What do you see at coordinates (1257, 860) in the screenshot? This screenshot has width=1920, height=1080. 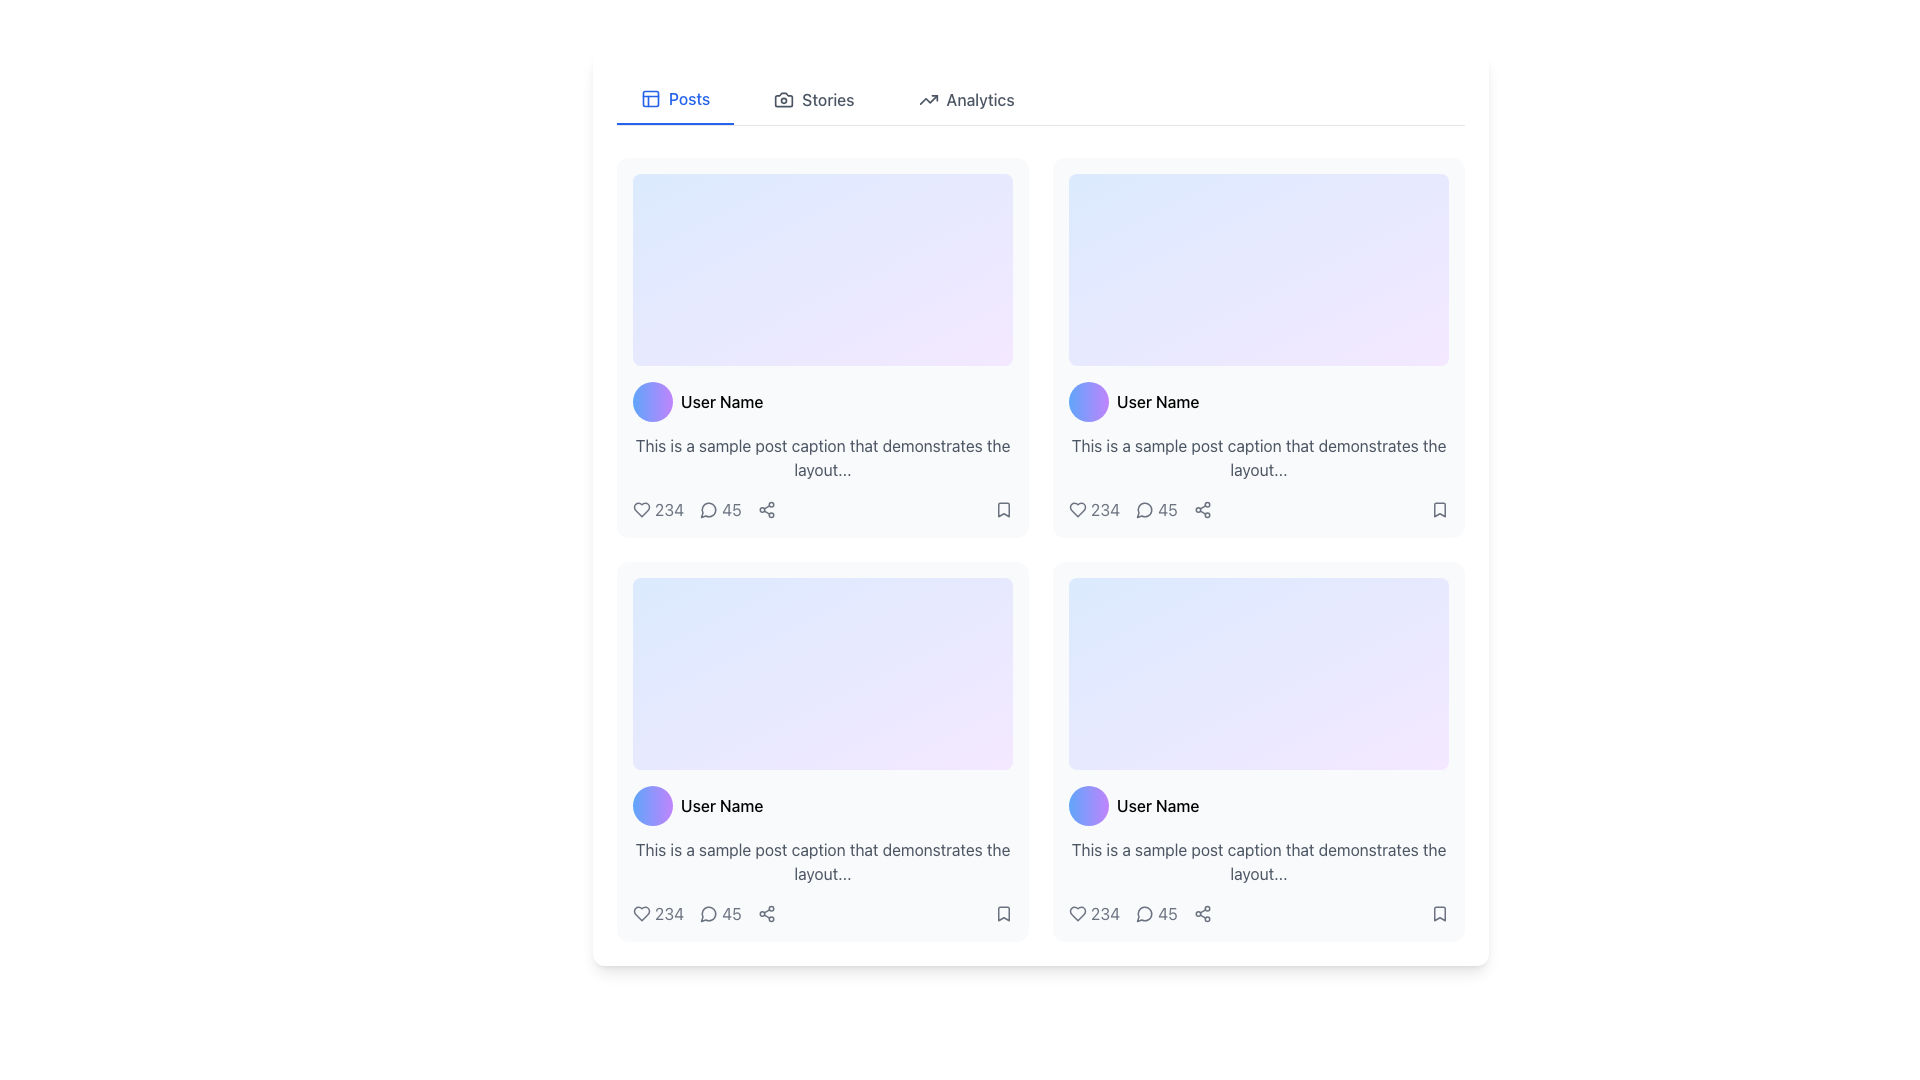 I see `the text block that serves as a caption or description for the content within the card, located in the bottom row, rightmost column of the grid` at bounding box center [1257, 860].